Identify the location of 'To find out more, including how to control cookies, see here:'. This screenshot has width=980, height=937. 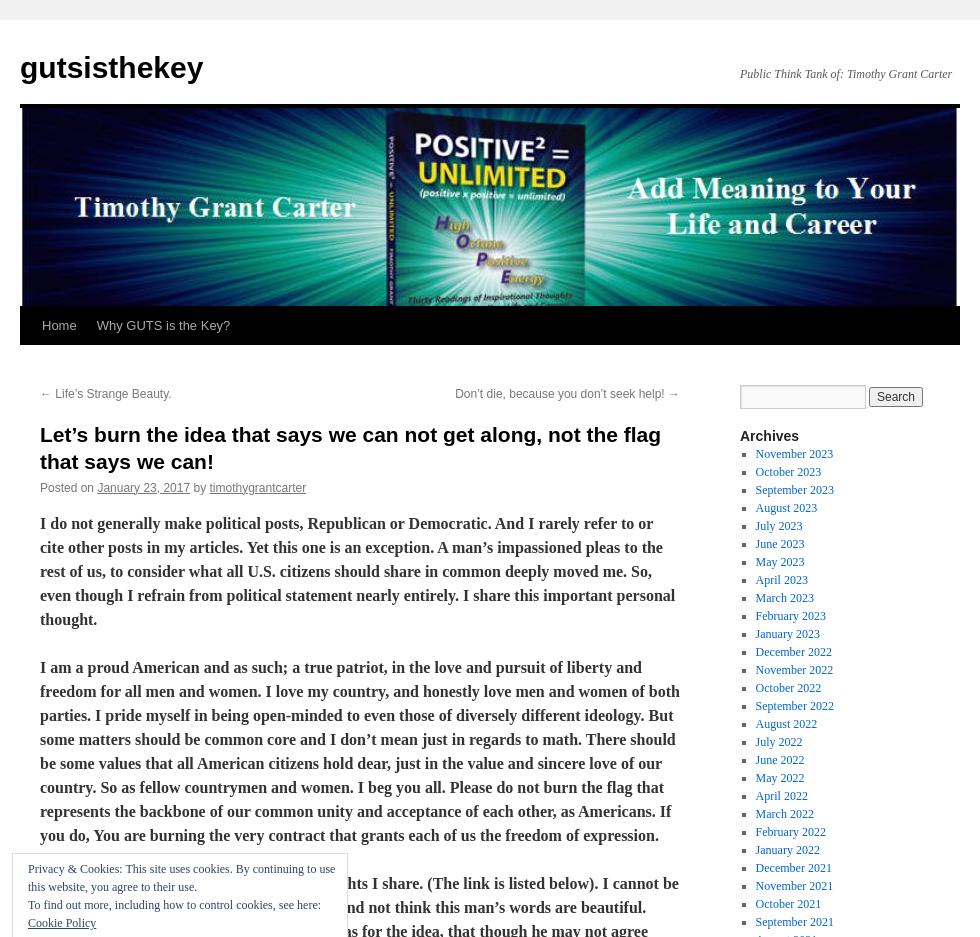
(174, 904).